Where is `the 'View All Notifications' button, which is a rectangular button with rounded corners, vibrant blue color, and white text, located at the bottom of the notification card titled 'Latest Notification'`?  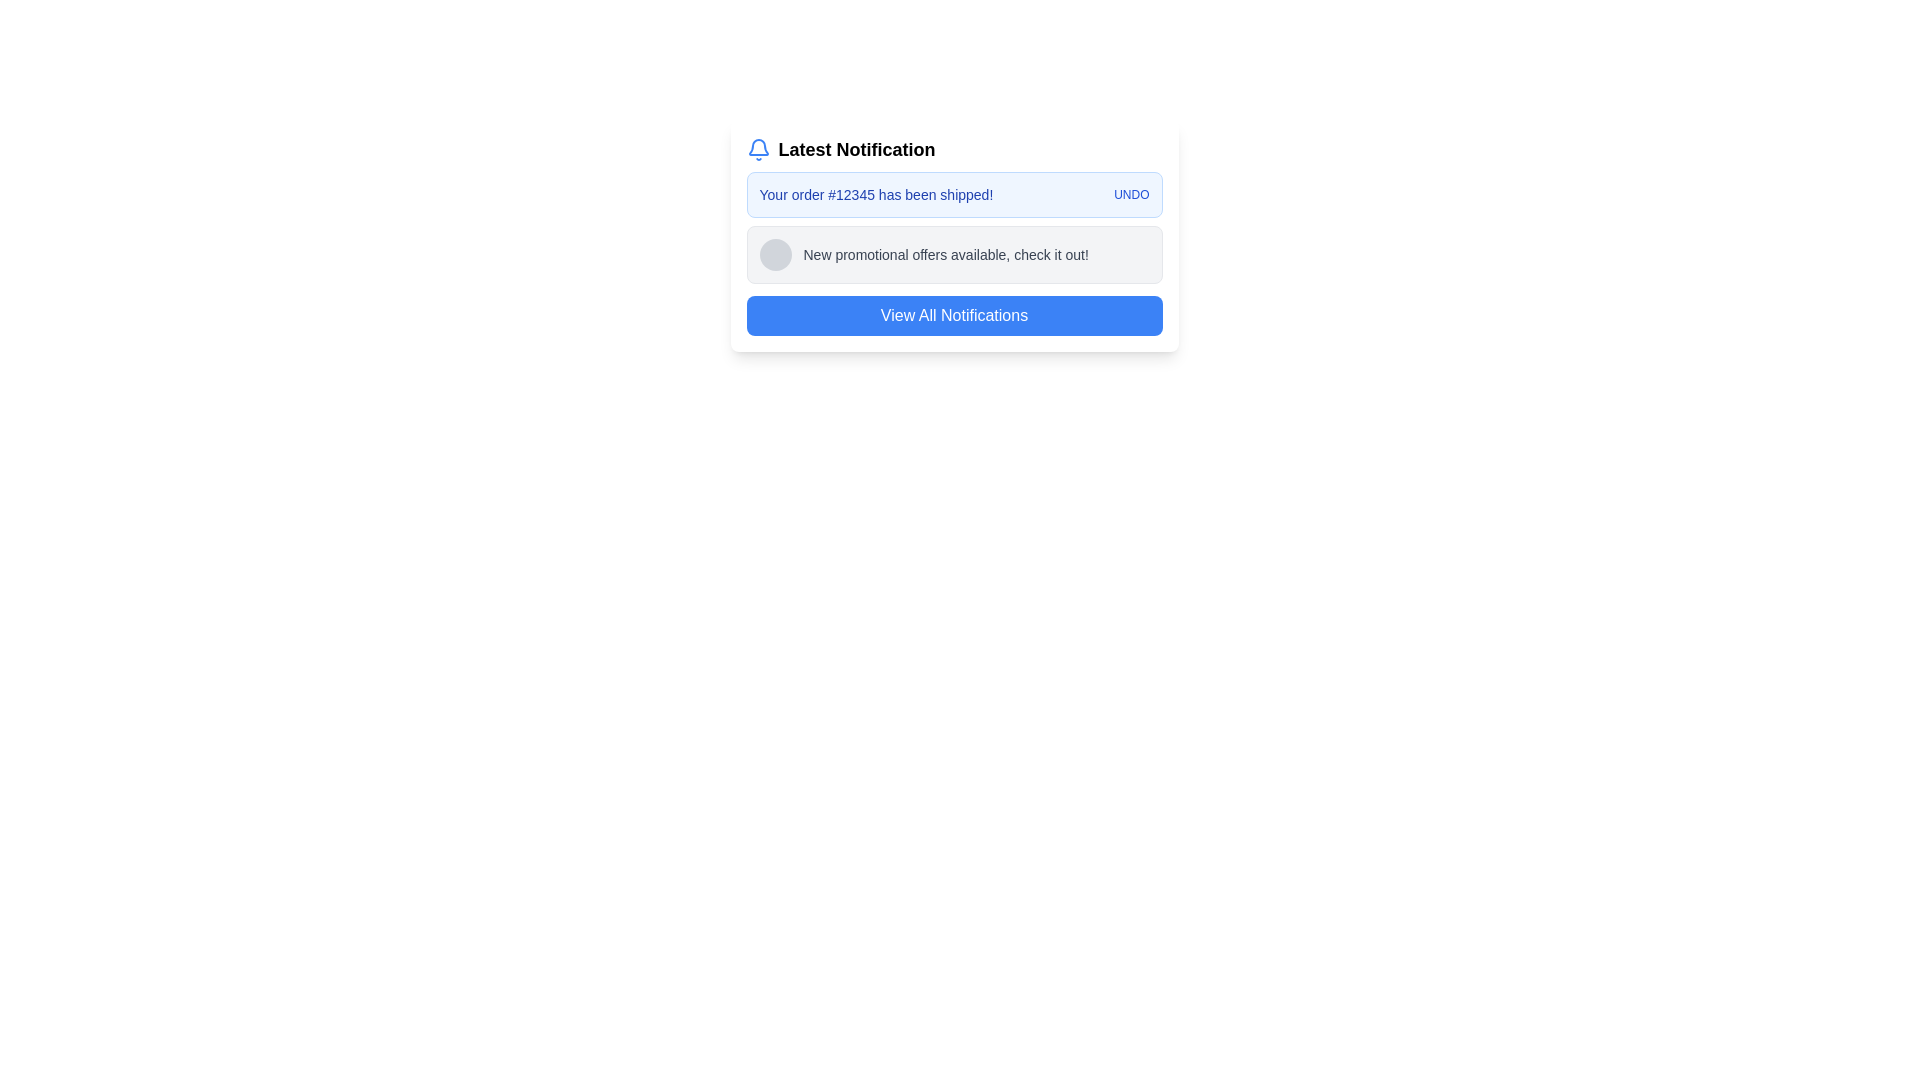
the 'View All Notifications' button, which is a rectangular button with rounded corners, vibrant blue color, and white text, located at the bottom of the notification card titled 'Latest Notification' is located at coordinates (953, 315).